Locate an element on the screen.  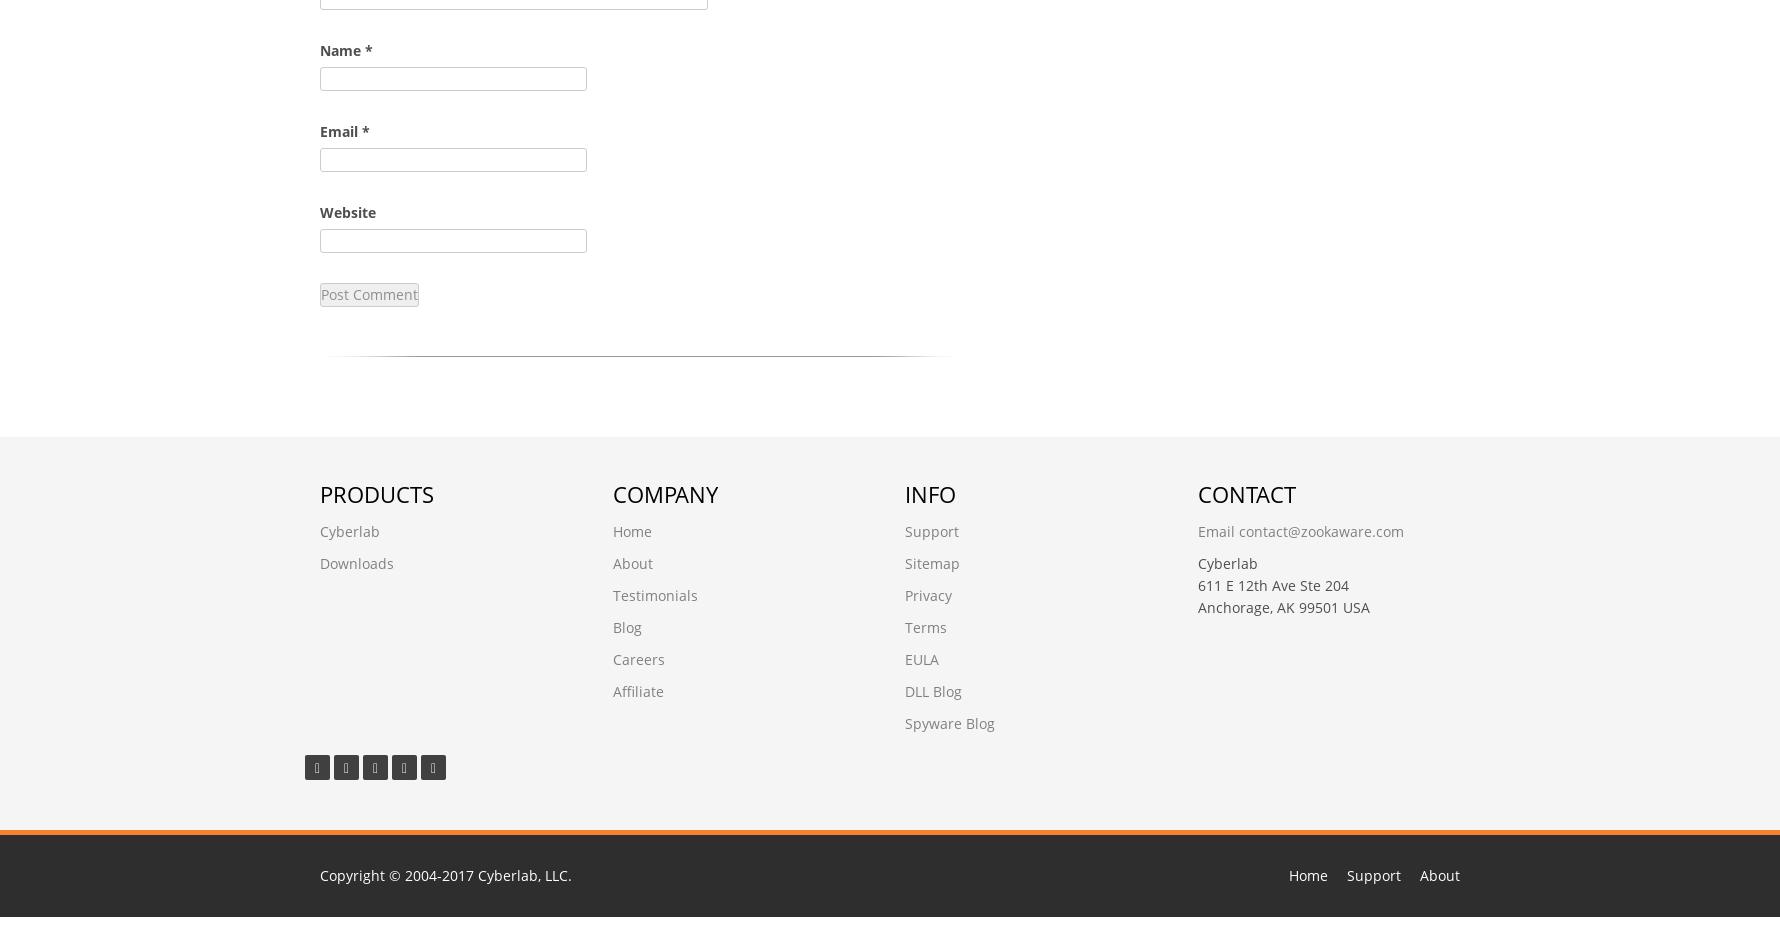
'DLL Blog' is located at coordinates (933, 691).